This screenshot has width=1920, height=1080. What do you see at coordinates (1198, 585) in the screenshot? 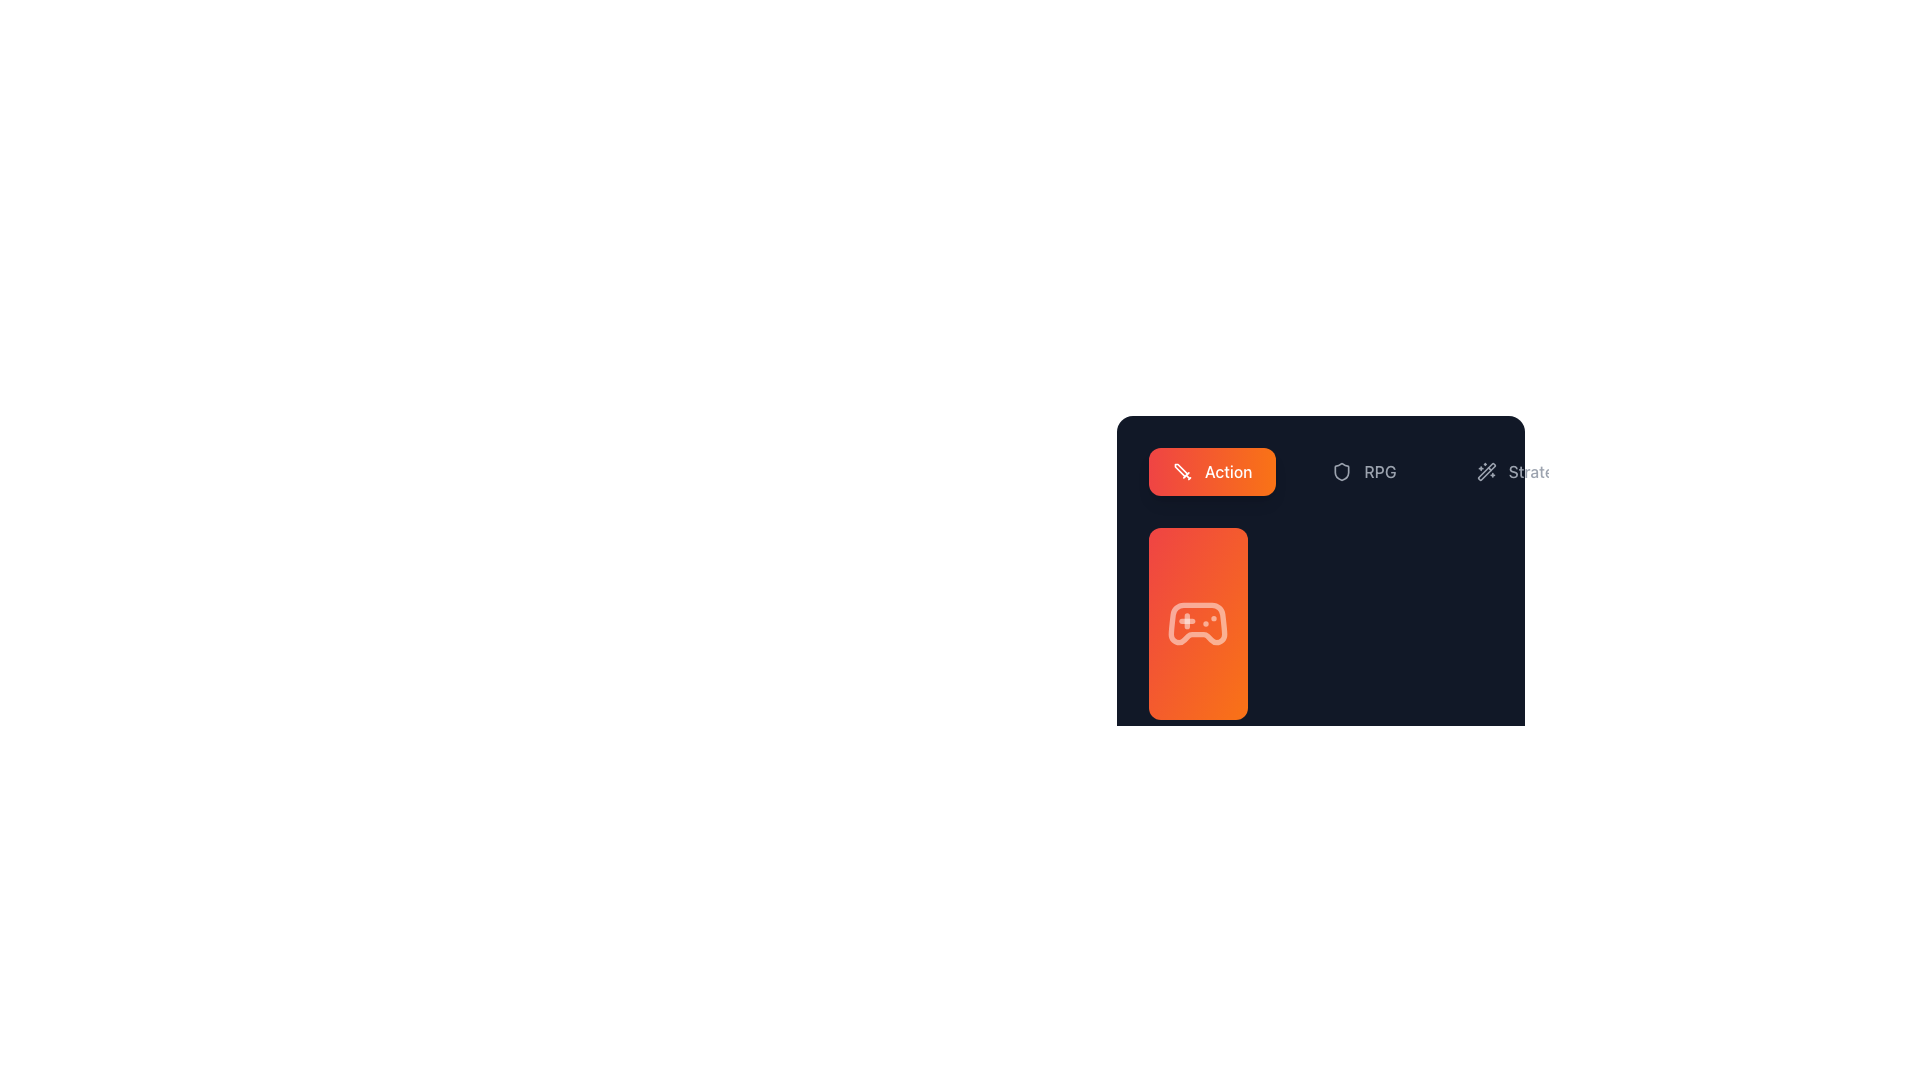
I see `the gaming feature icon located on the right side of the dark-themed interface, beneath the red 'Action' button and adjacent to the 'RPG' and 'Strategy' selection options` at bounding box center [1198, 585].